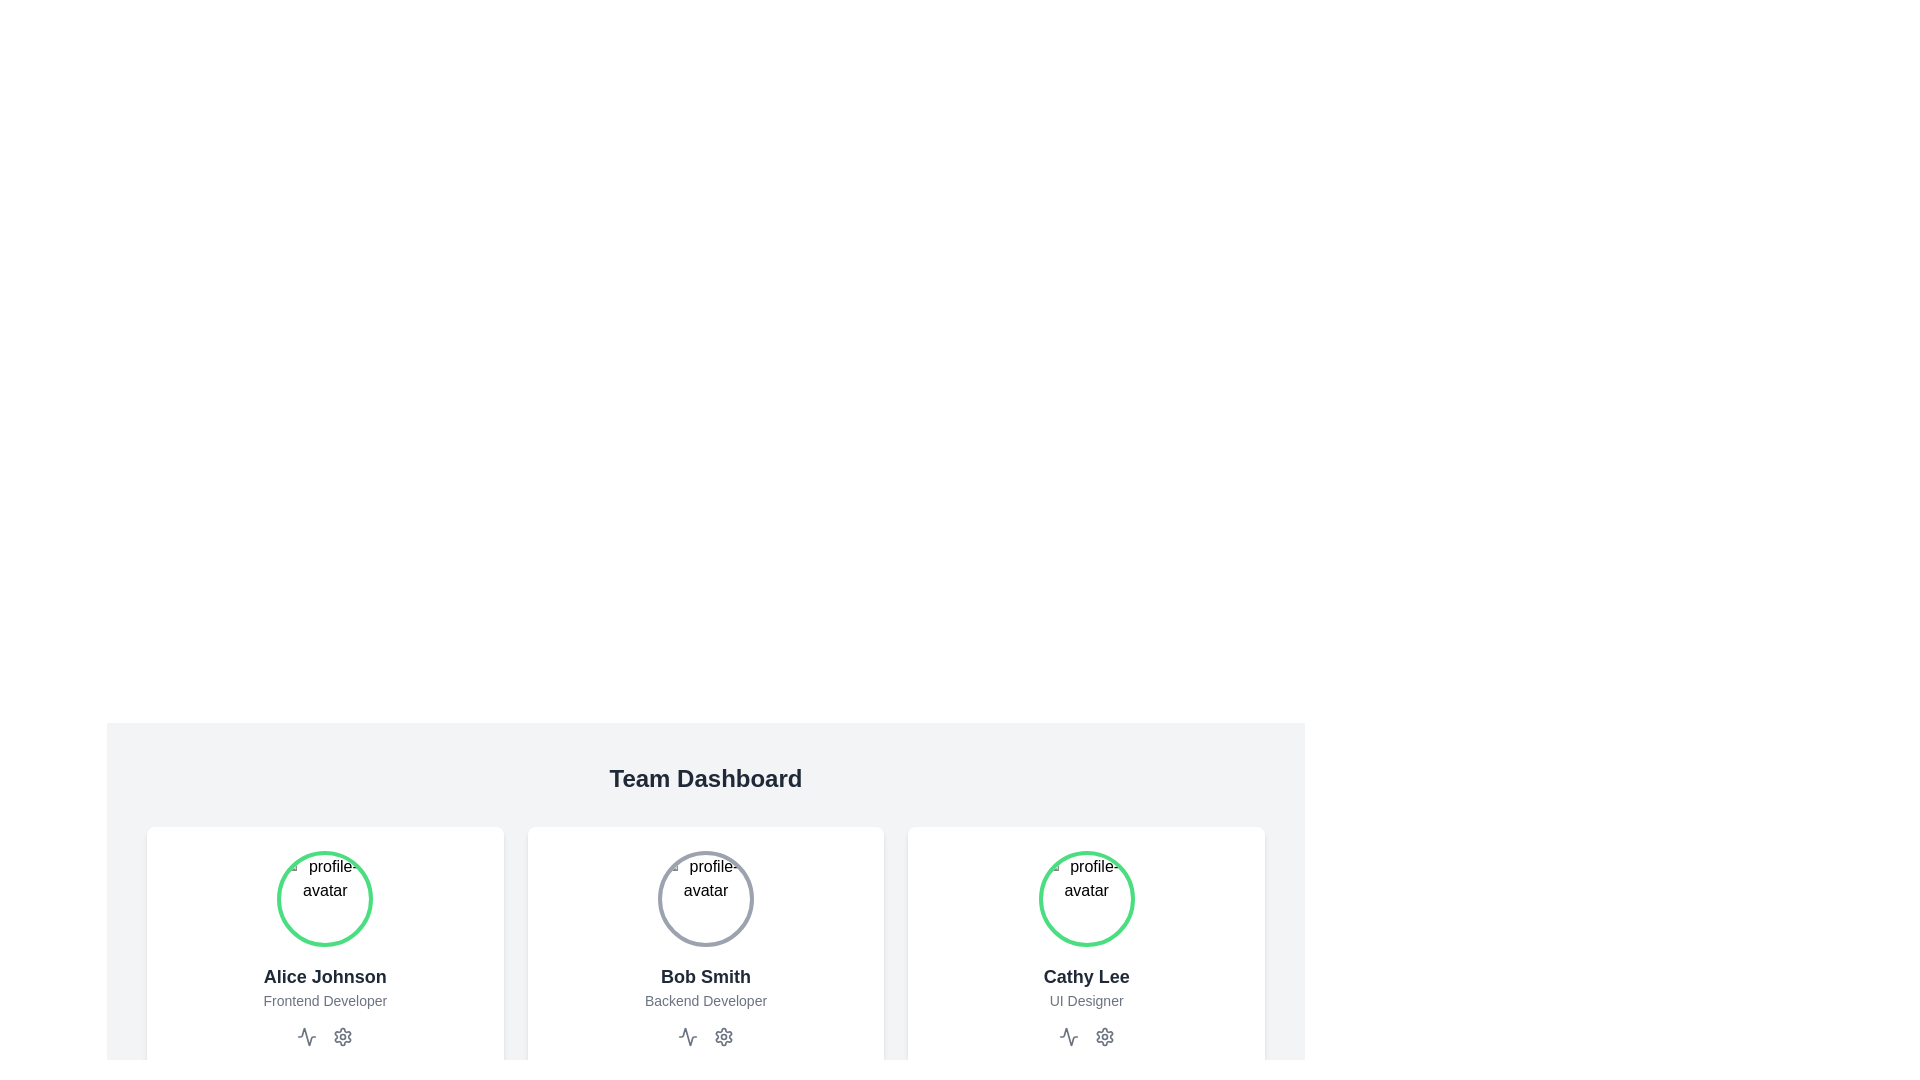  What do you see at coordinates (705, 897) in the screenshot?
I see `the Profile Image representing Bob Smith in the Team Dashboard section` at bounding box center [705, 897].